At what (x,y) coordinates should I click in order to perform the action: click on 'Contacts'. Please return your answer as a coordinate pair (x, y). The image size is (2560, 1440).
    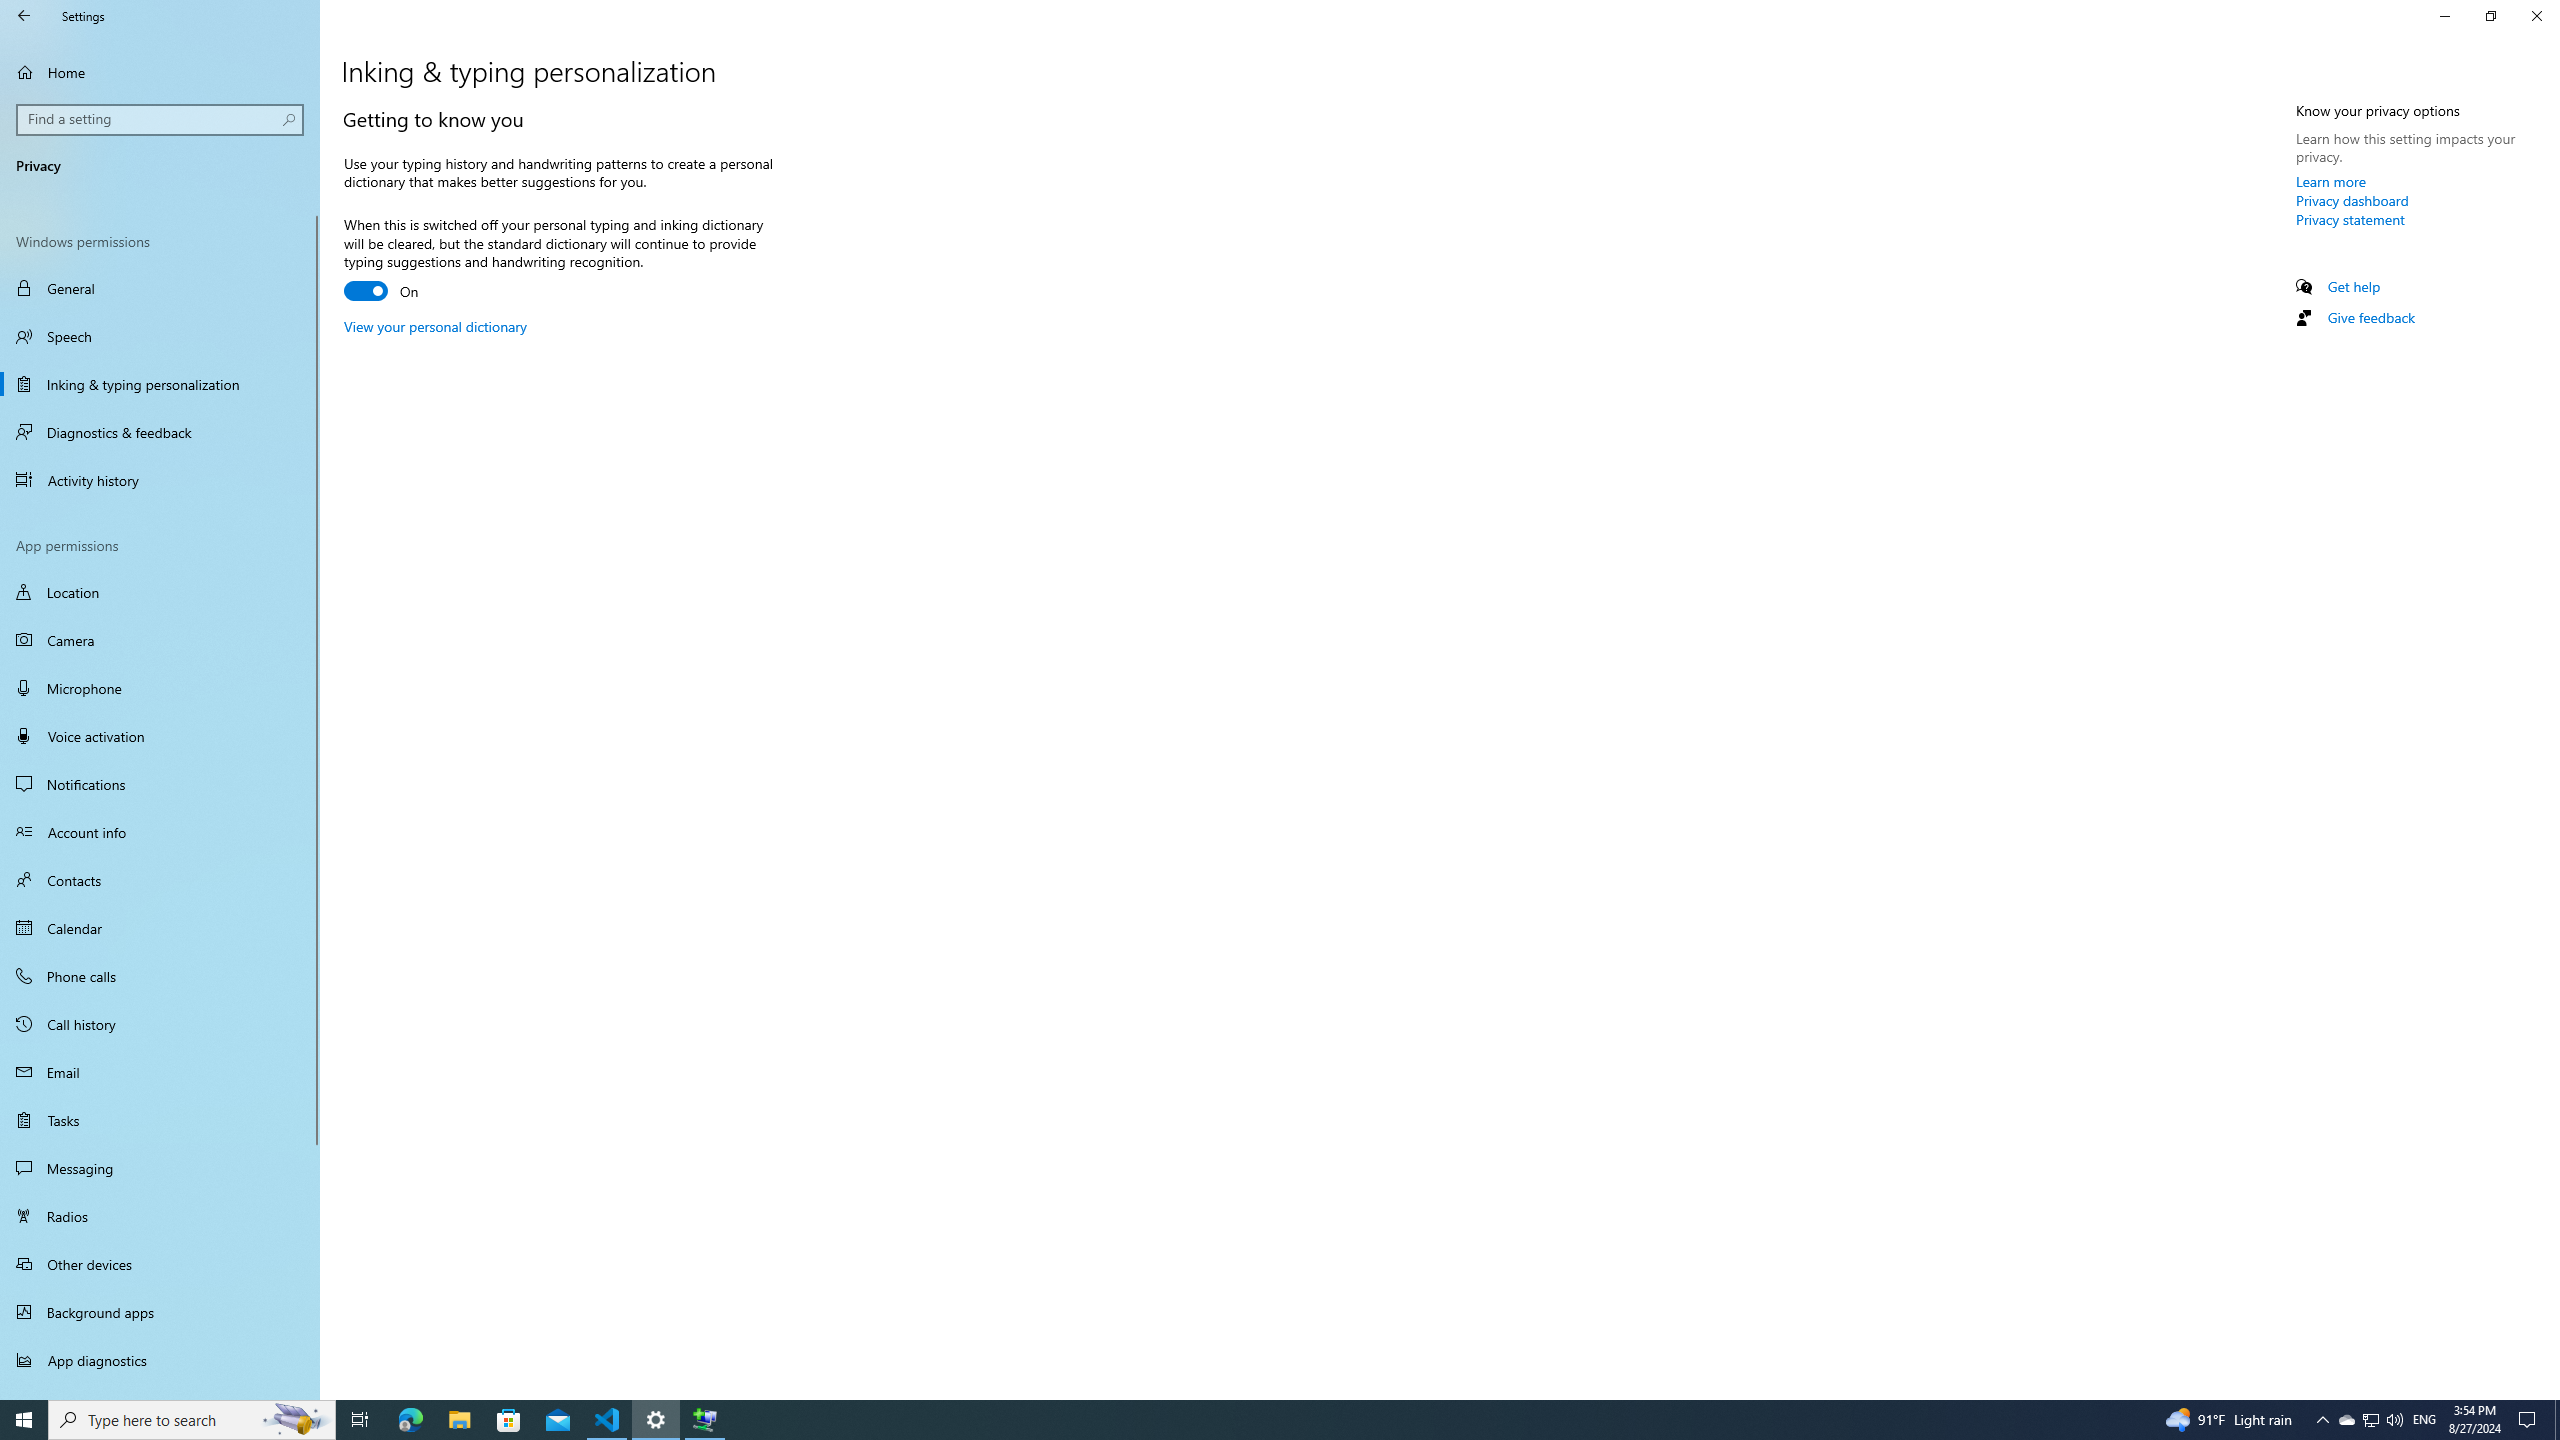
    Looking at the image, I should click on (159, 878).